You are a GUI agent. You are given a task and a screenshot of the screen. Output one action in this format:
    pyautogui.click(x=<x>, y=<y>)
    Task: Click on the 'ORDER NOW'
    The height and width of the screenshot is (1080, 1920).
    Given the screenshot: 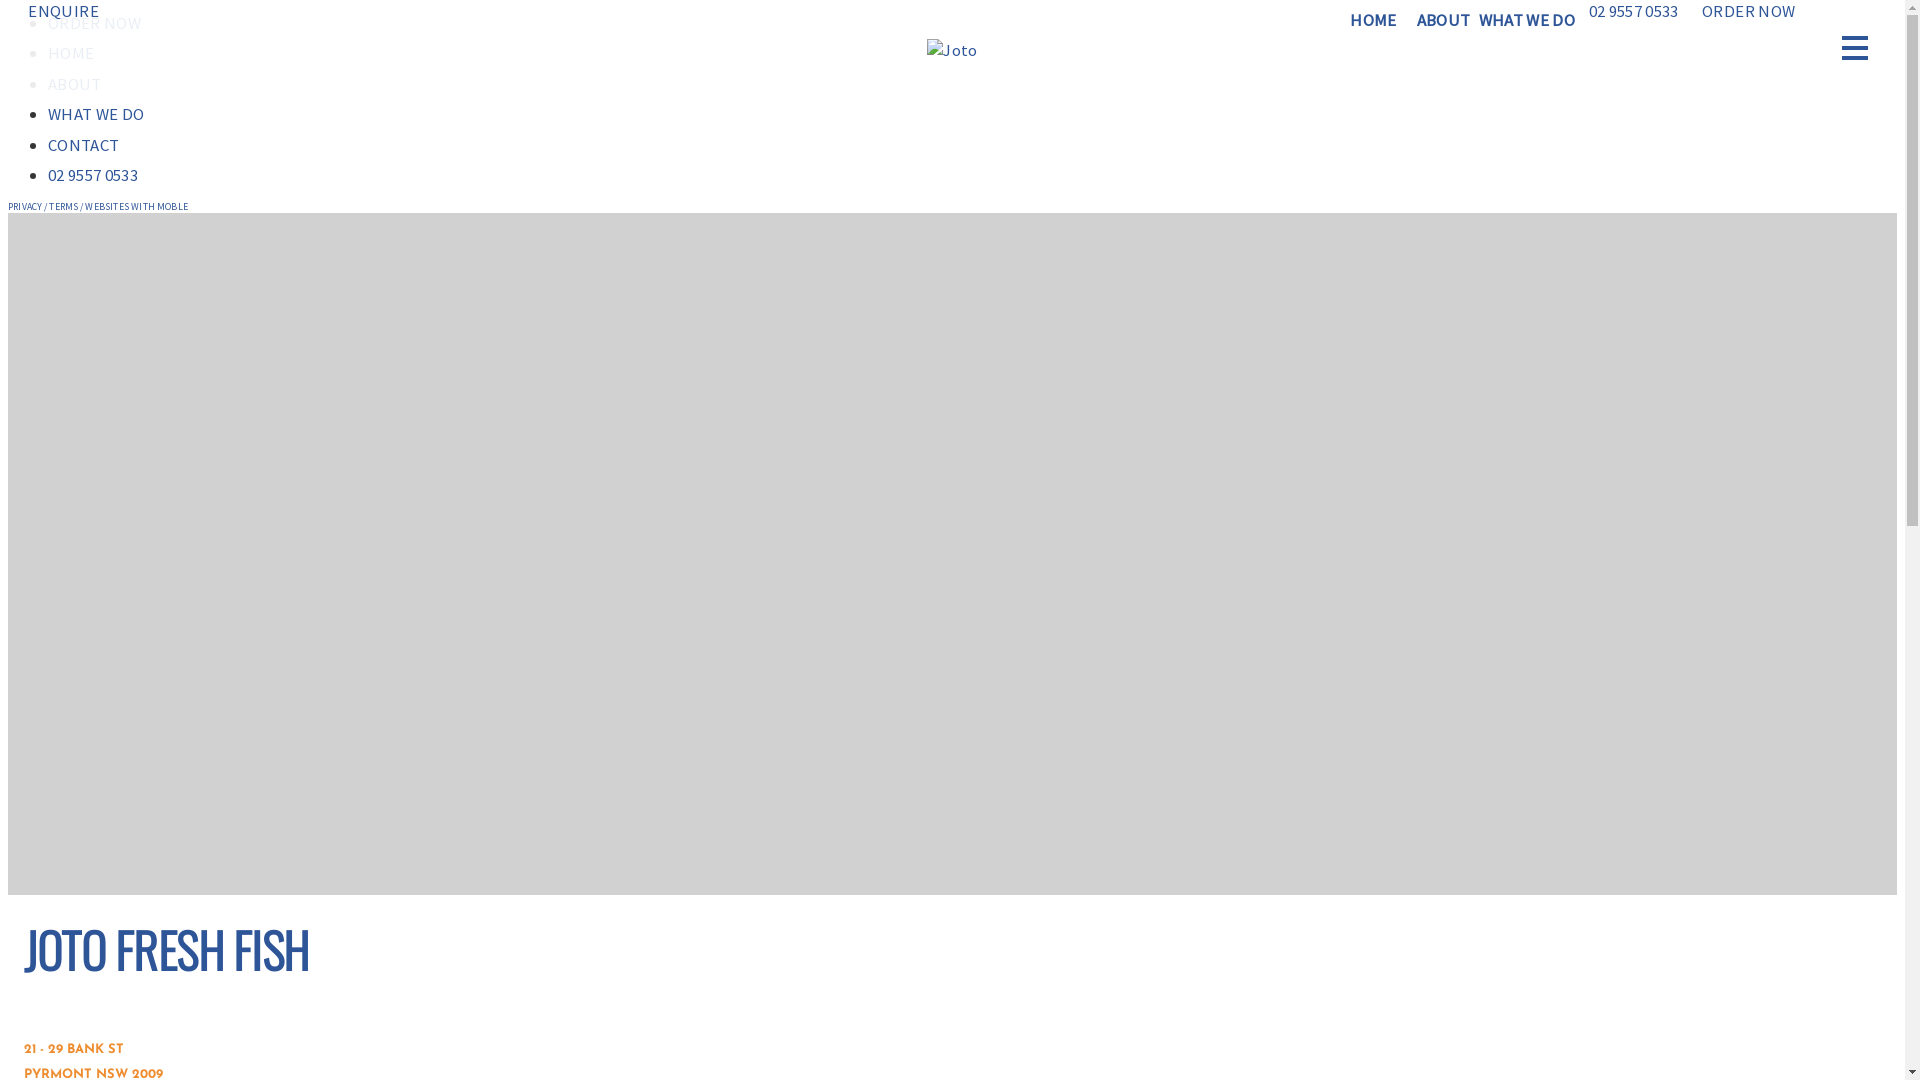 What is the action you would take?
    pyautogui.click(x=48, y=23)
    